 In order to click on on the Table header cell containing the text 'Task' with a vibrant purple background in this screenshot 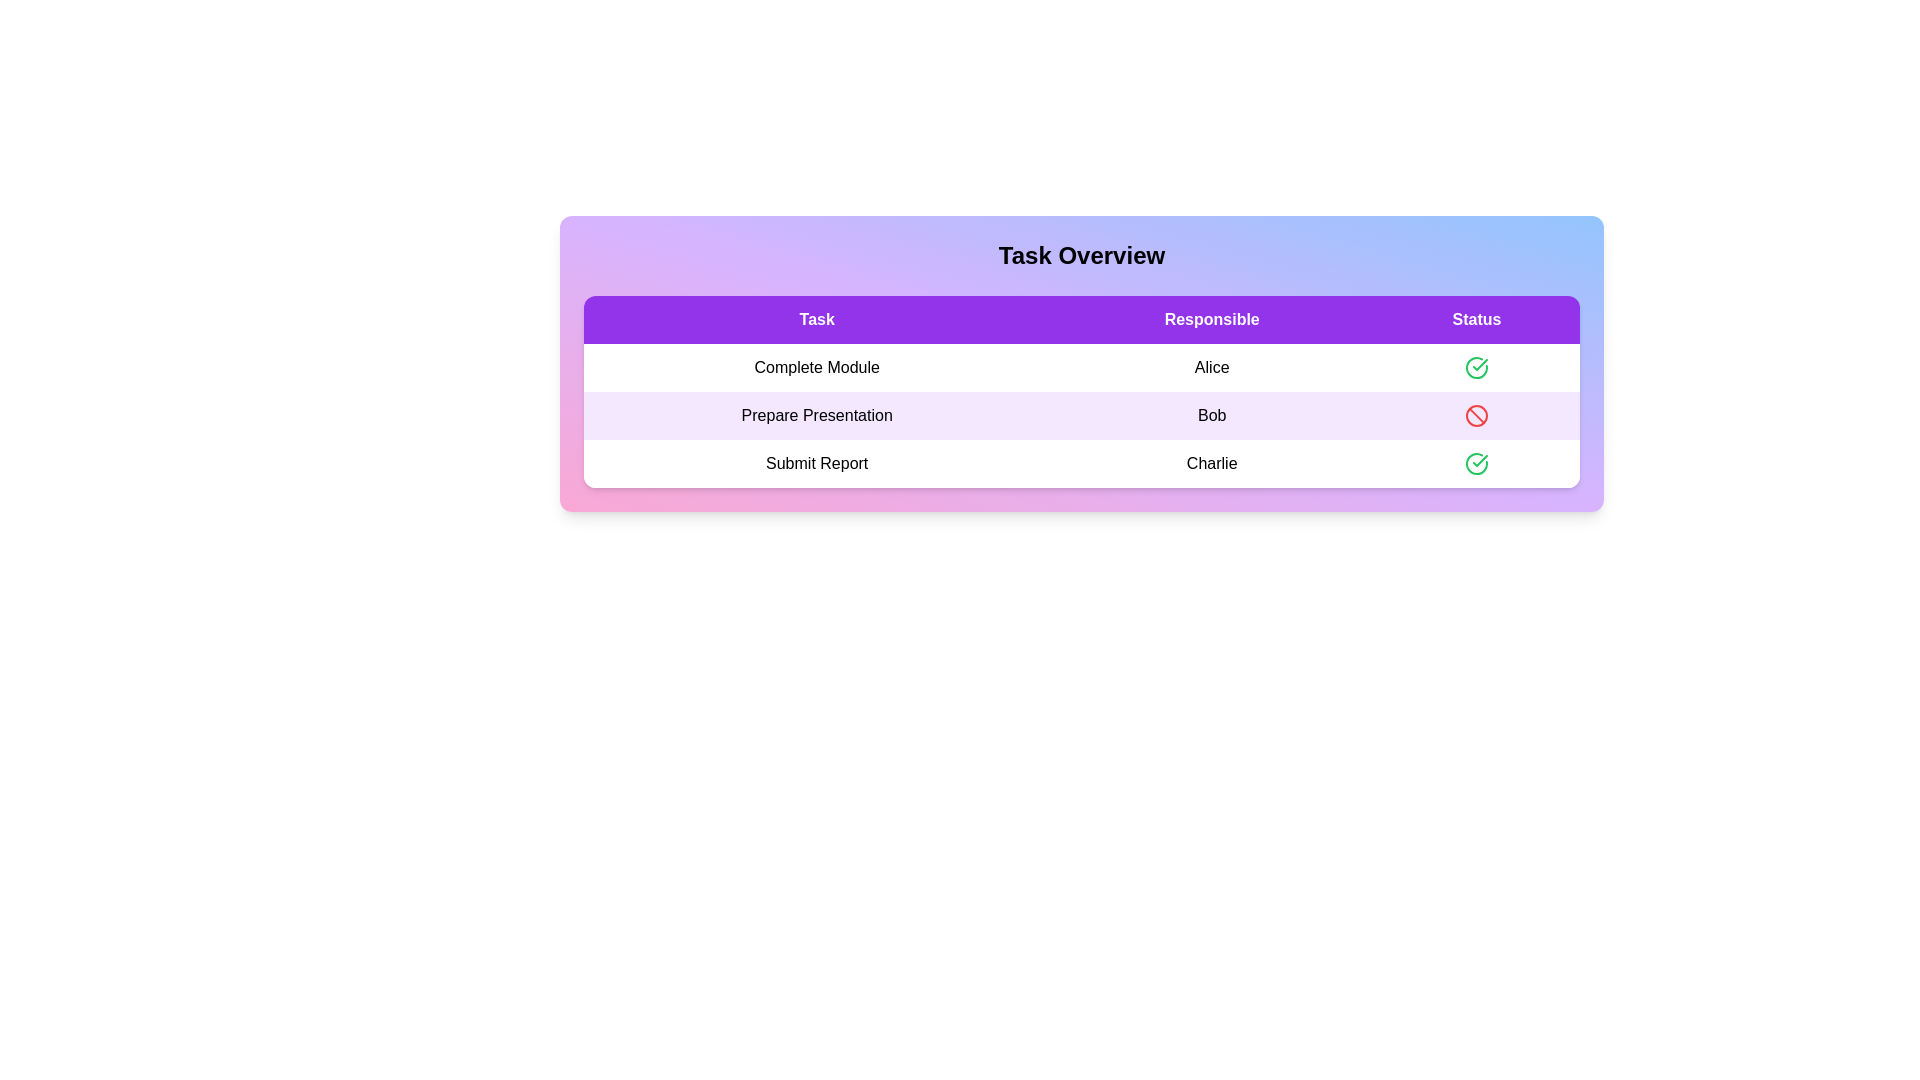, I will do `click(817, 319)`.